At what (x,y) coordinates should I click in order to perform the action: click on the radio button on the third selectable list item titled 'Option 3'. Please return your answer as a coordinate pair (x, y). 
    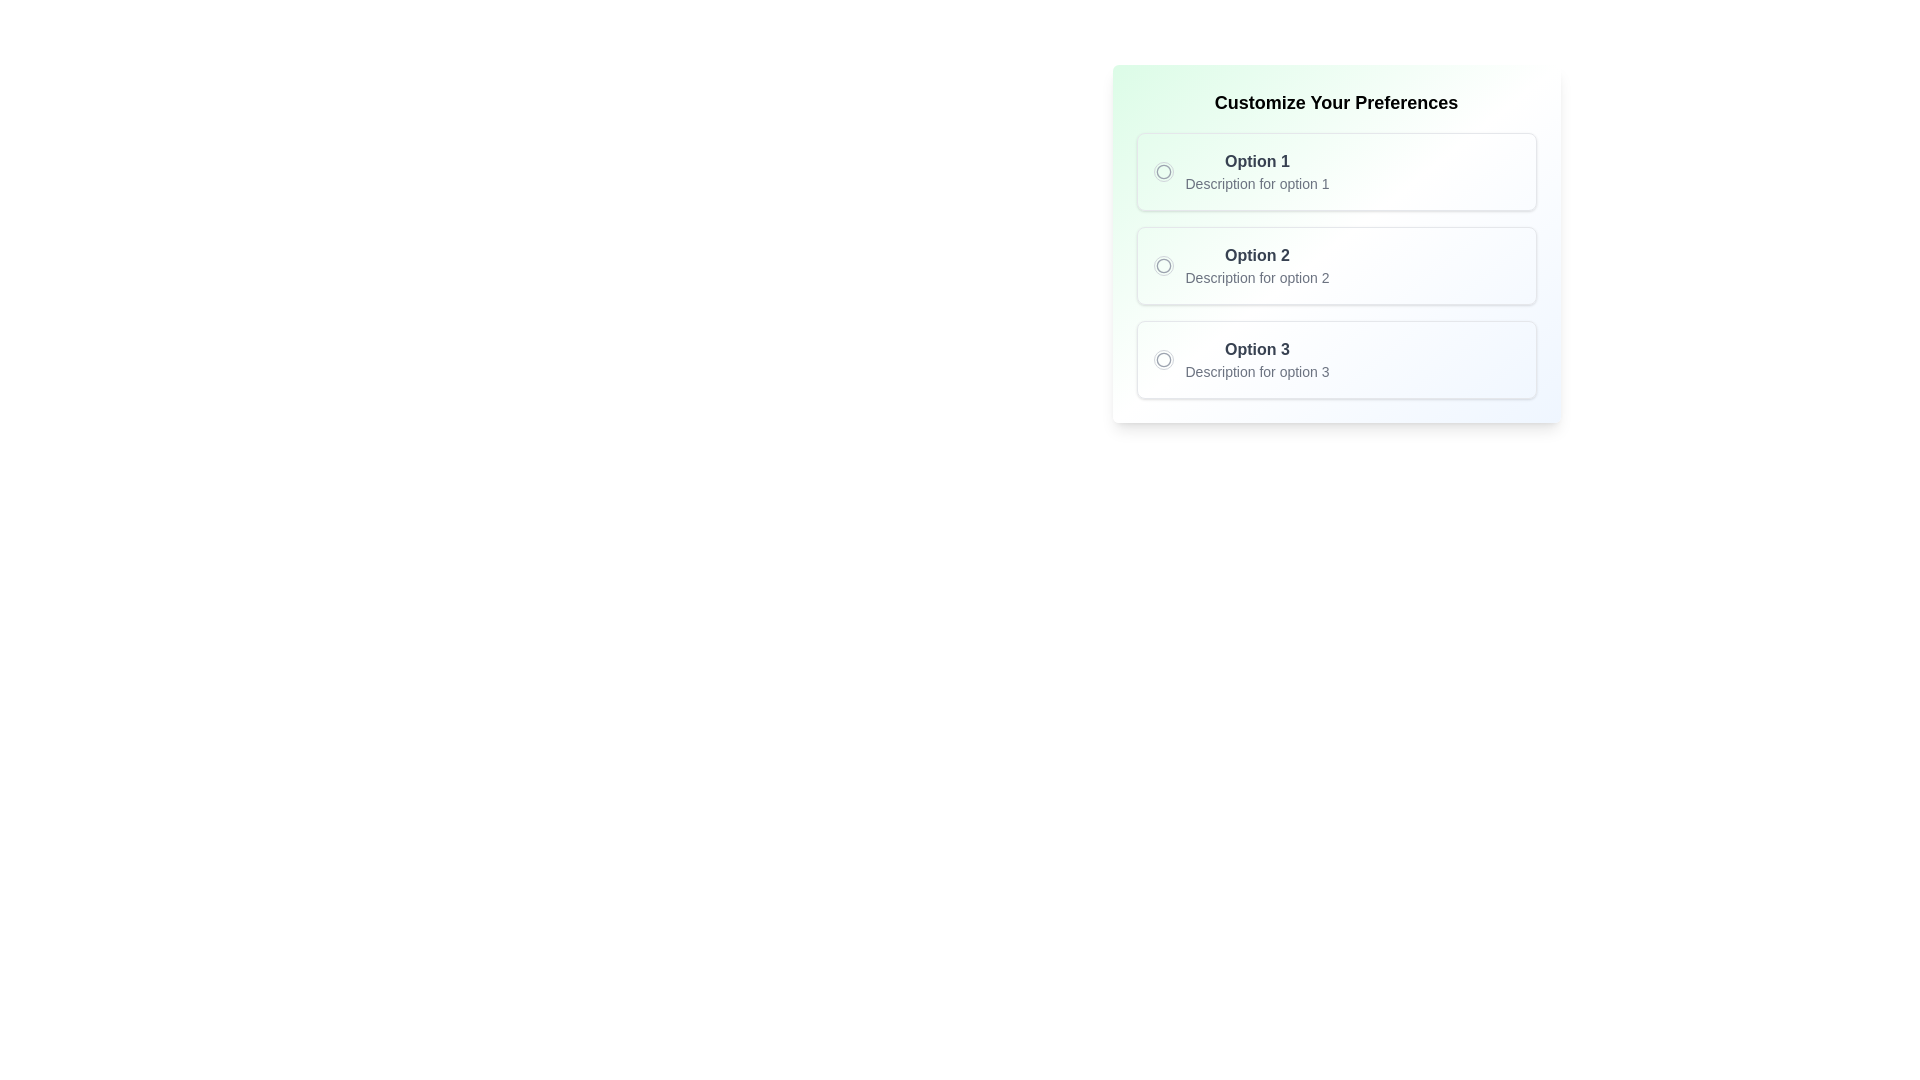
    Looking at the image, I should click on (1336, 358).